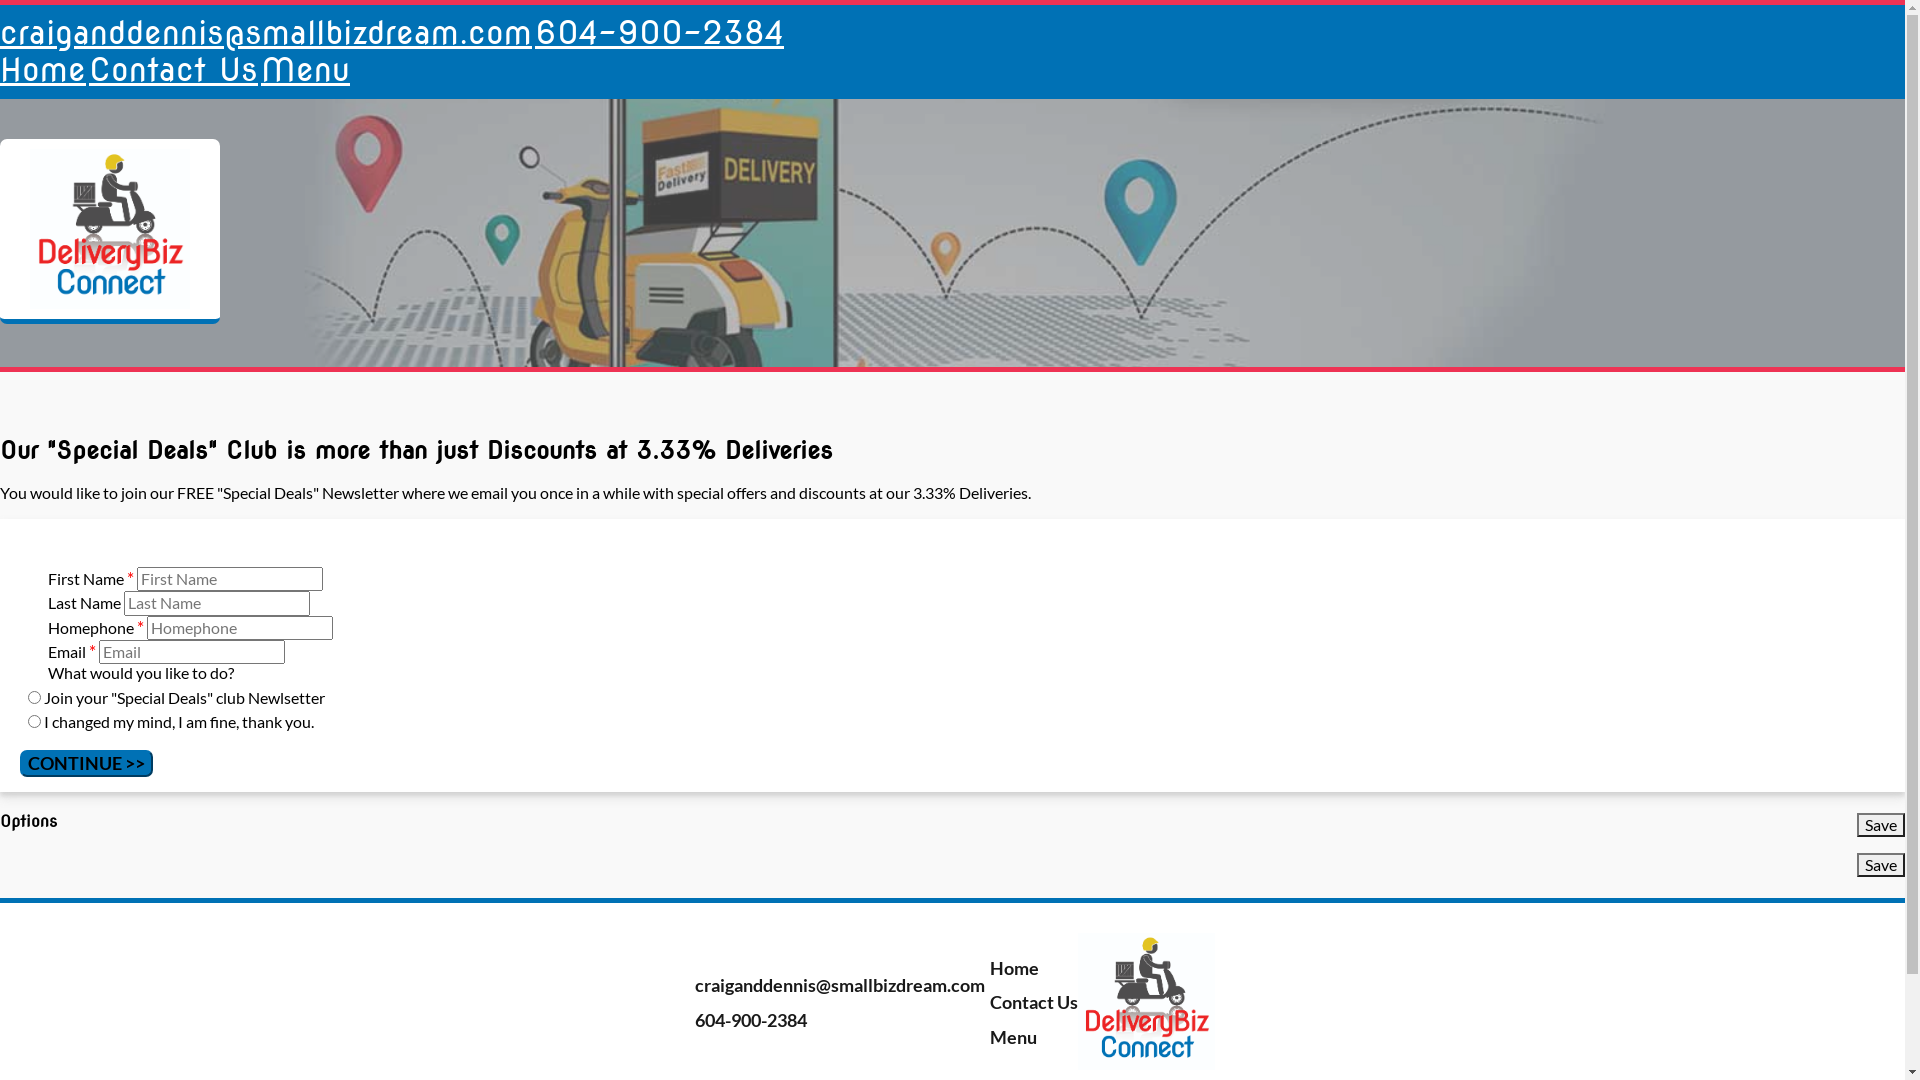 The width and height of the screenshot is (1920, 1080). What do you see at coordinates (837, 983) in the screenshot?
I see `'craiganddennis@smallbizdream.com'` at bounding box center [837, 983].